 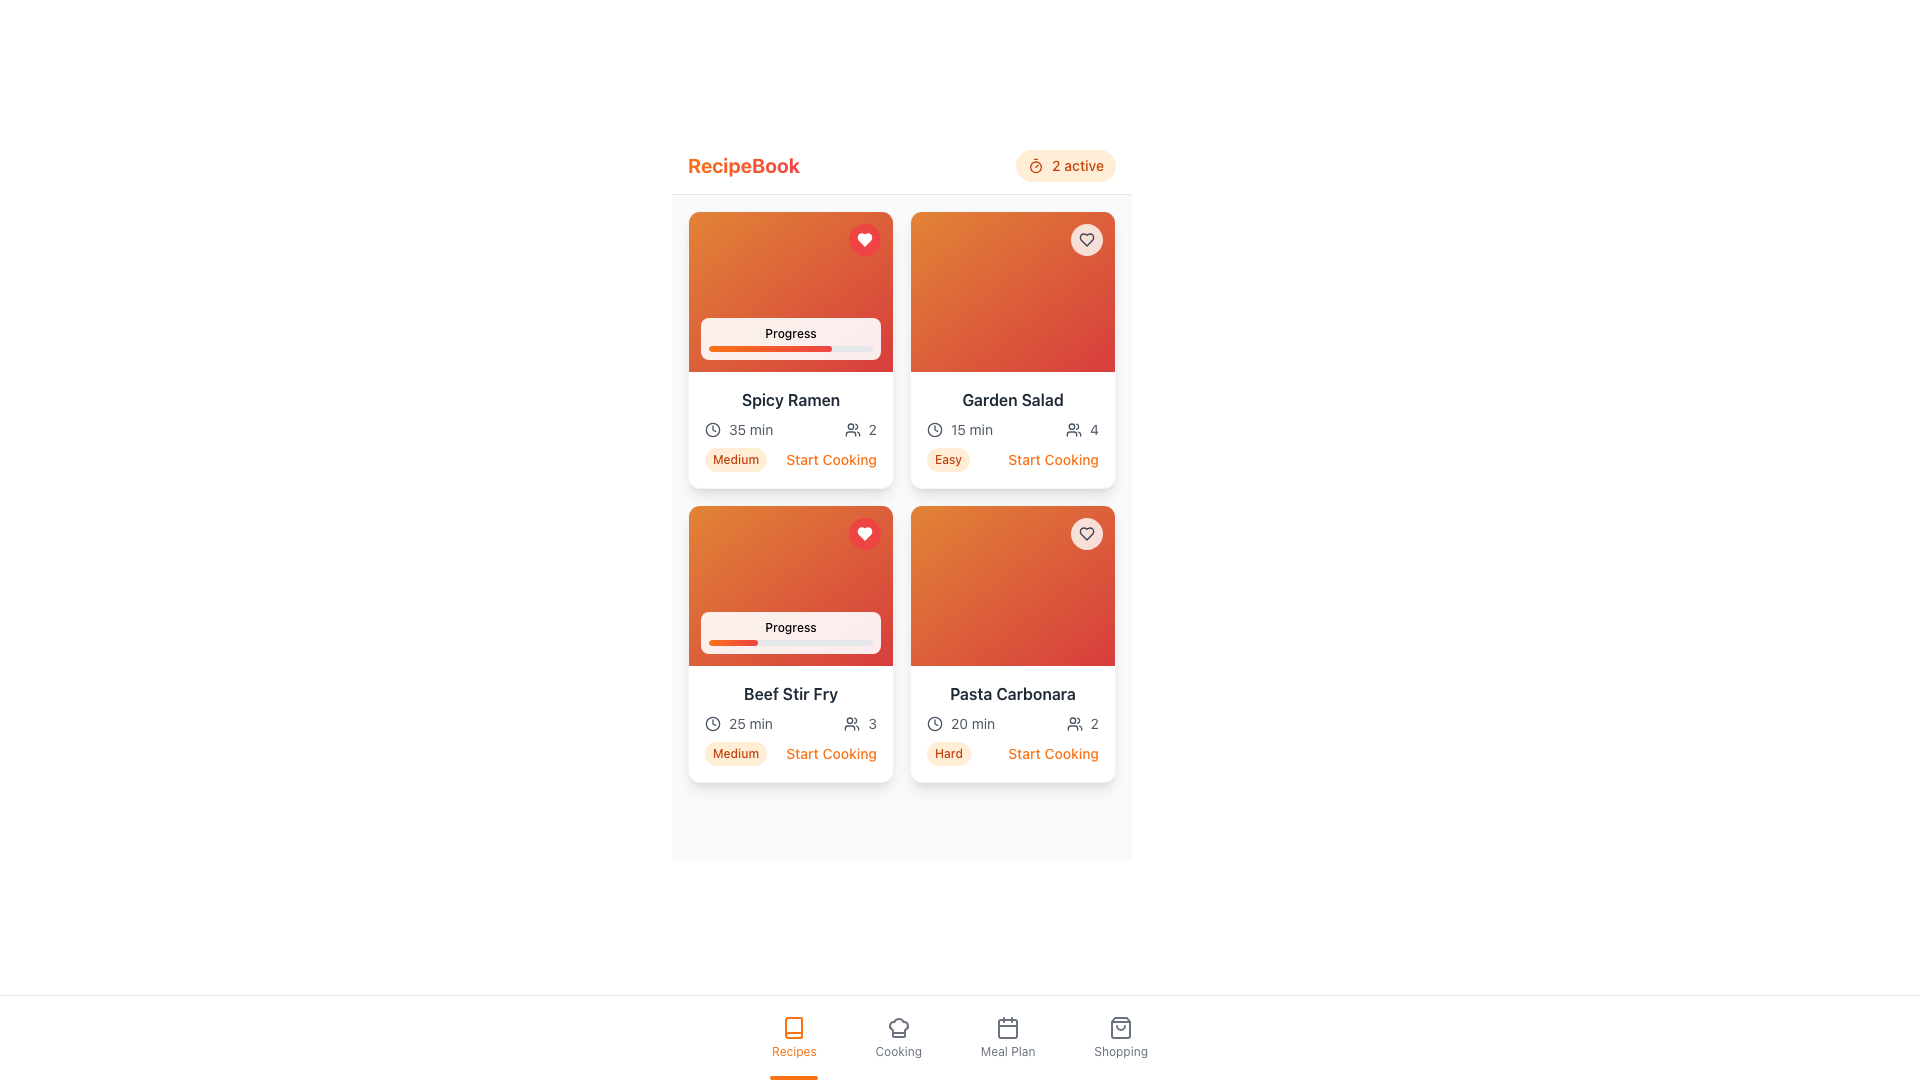 I want to click on the static text displaying the numeral '2' next to the user group icon in the lower section of the 'Spicy Ramen' card, so click(x=872, y=428).